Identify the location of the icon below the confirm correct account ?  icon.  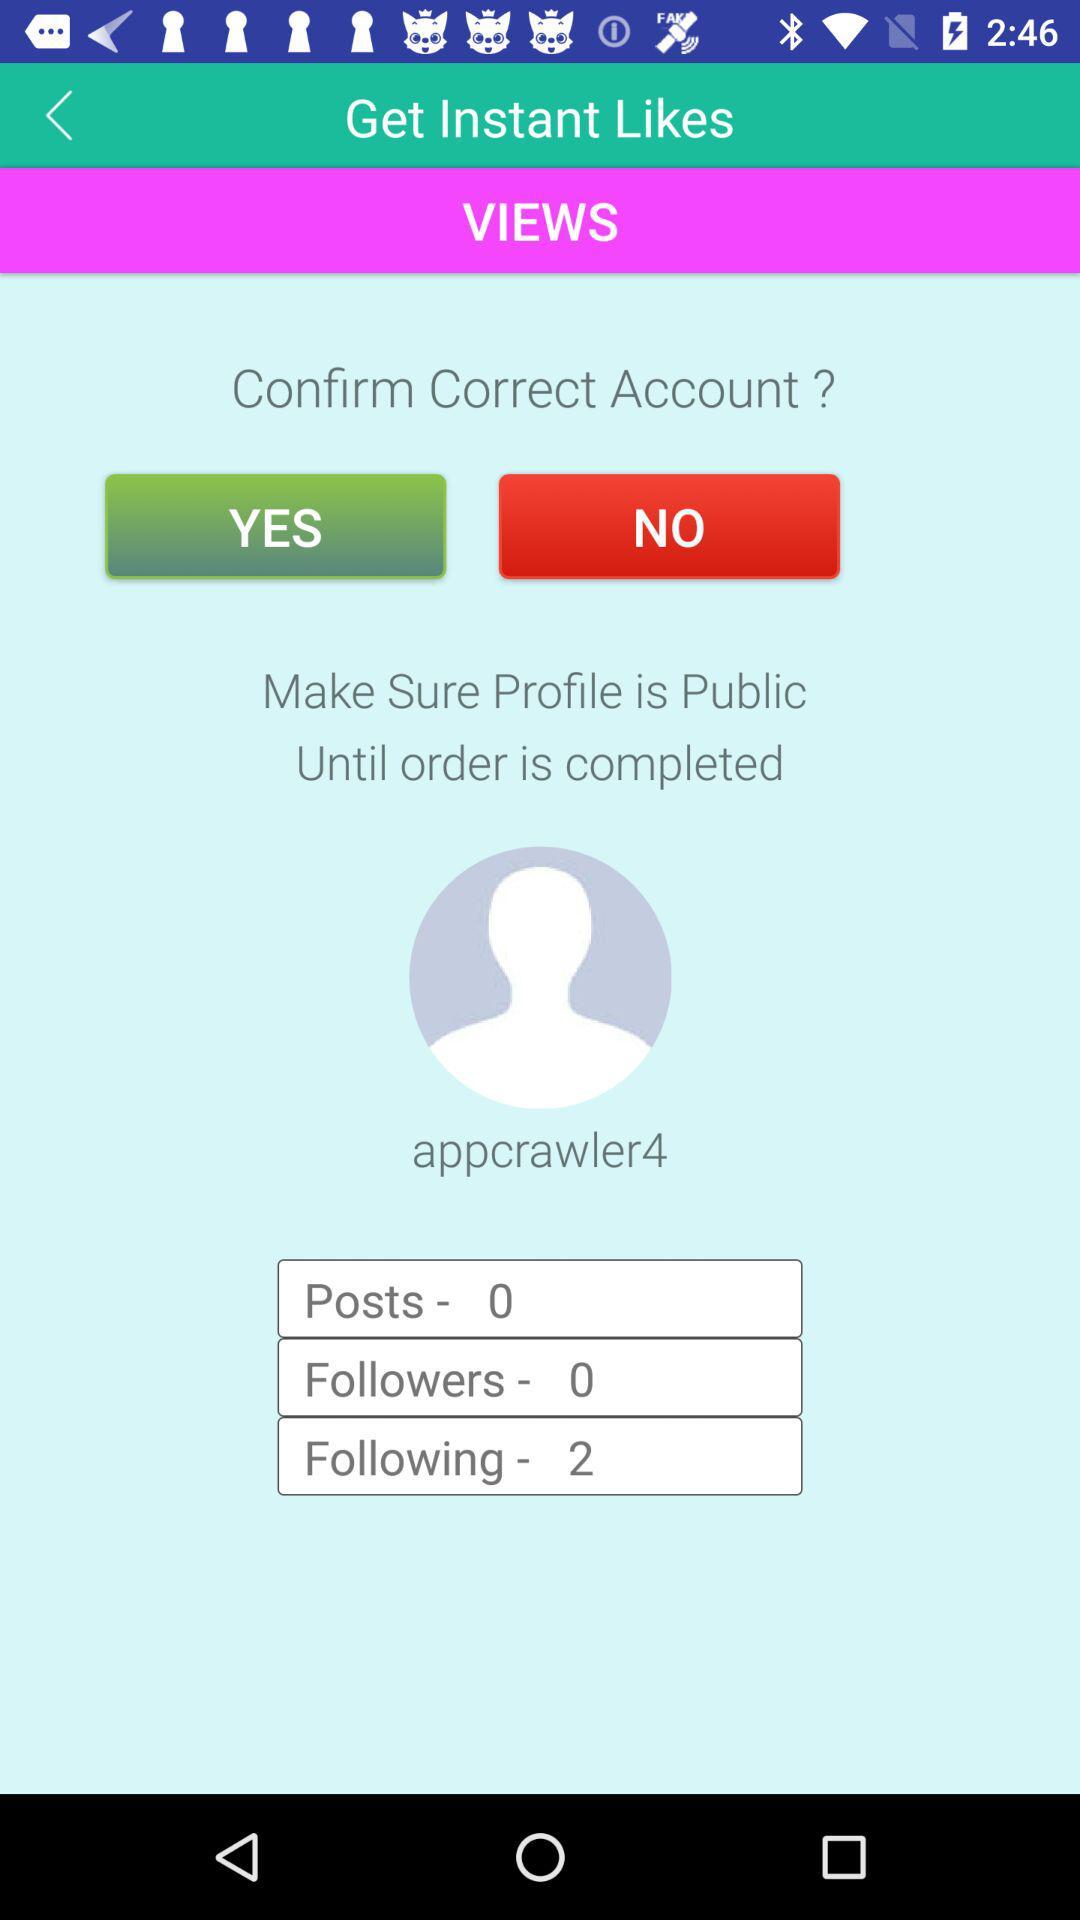
(669, 526).